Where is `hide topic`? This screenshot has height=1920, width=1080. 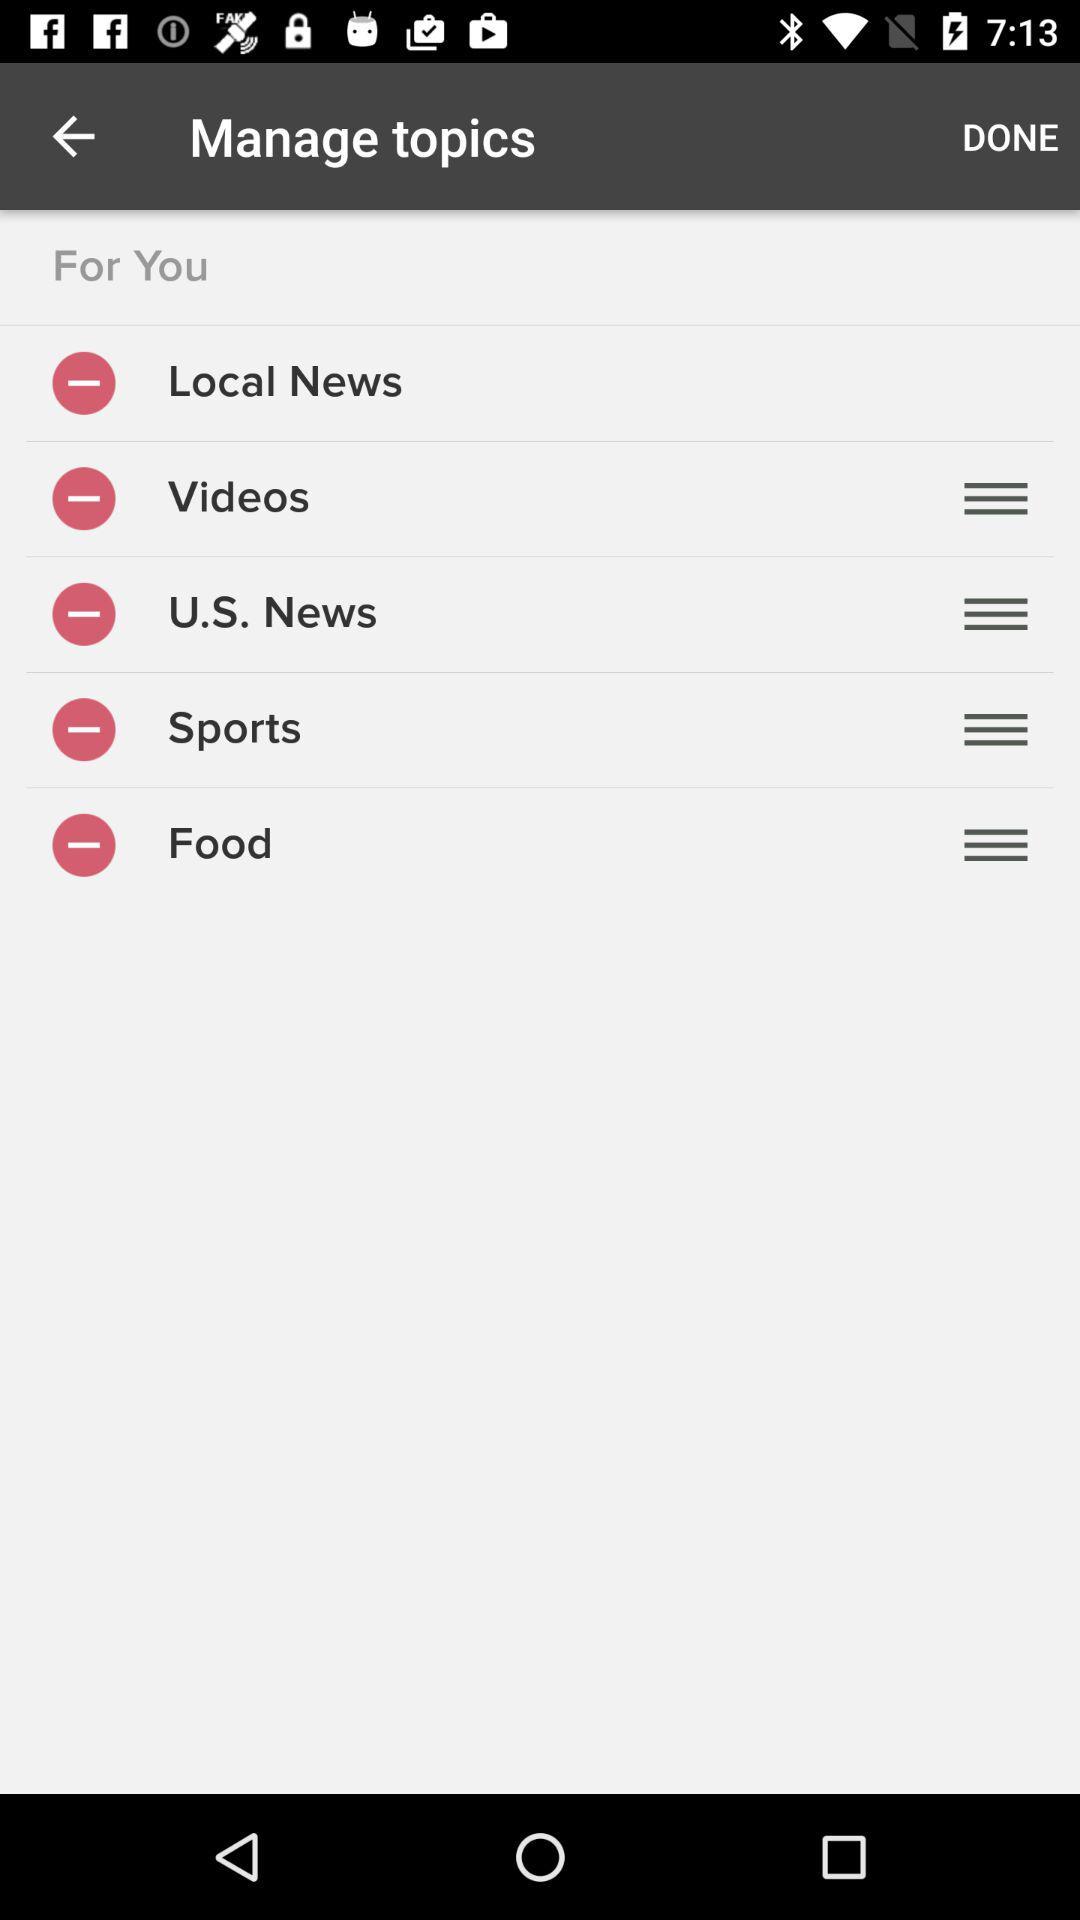 hide topic is located at coordinates (83, 613).